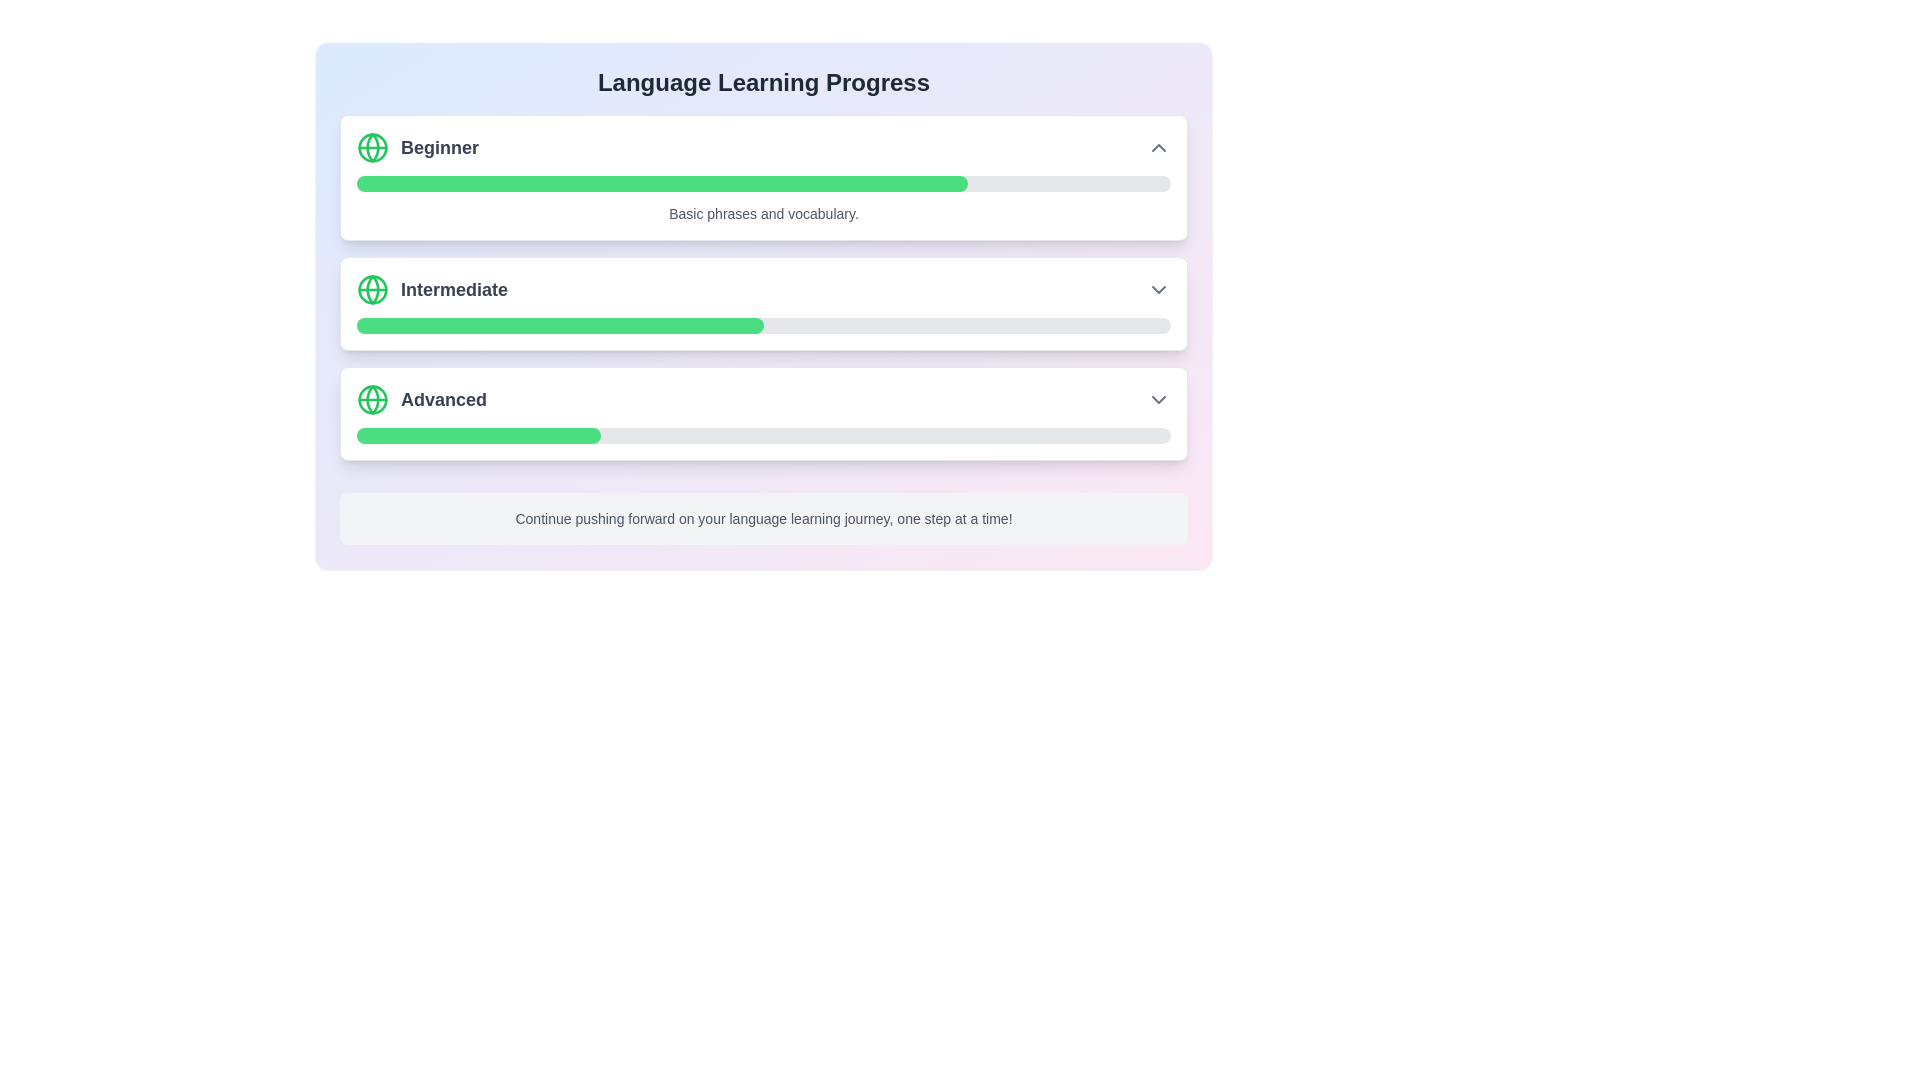  I want to click on the 'Advanced' text label, which is styled with a bold, large font and is positioned to the right of a green globe icon, as the third item in a vertically aligned list of language levels, so click(421, 400).